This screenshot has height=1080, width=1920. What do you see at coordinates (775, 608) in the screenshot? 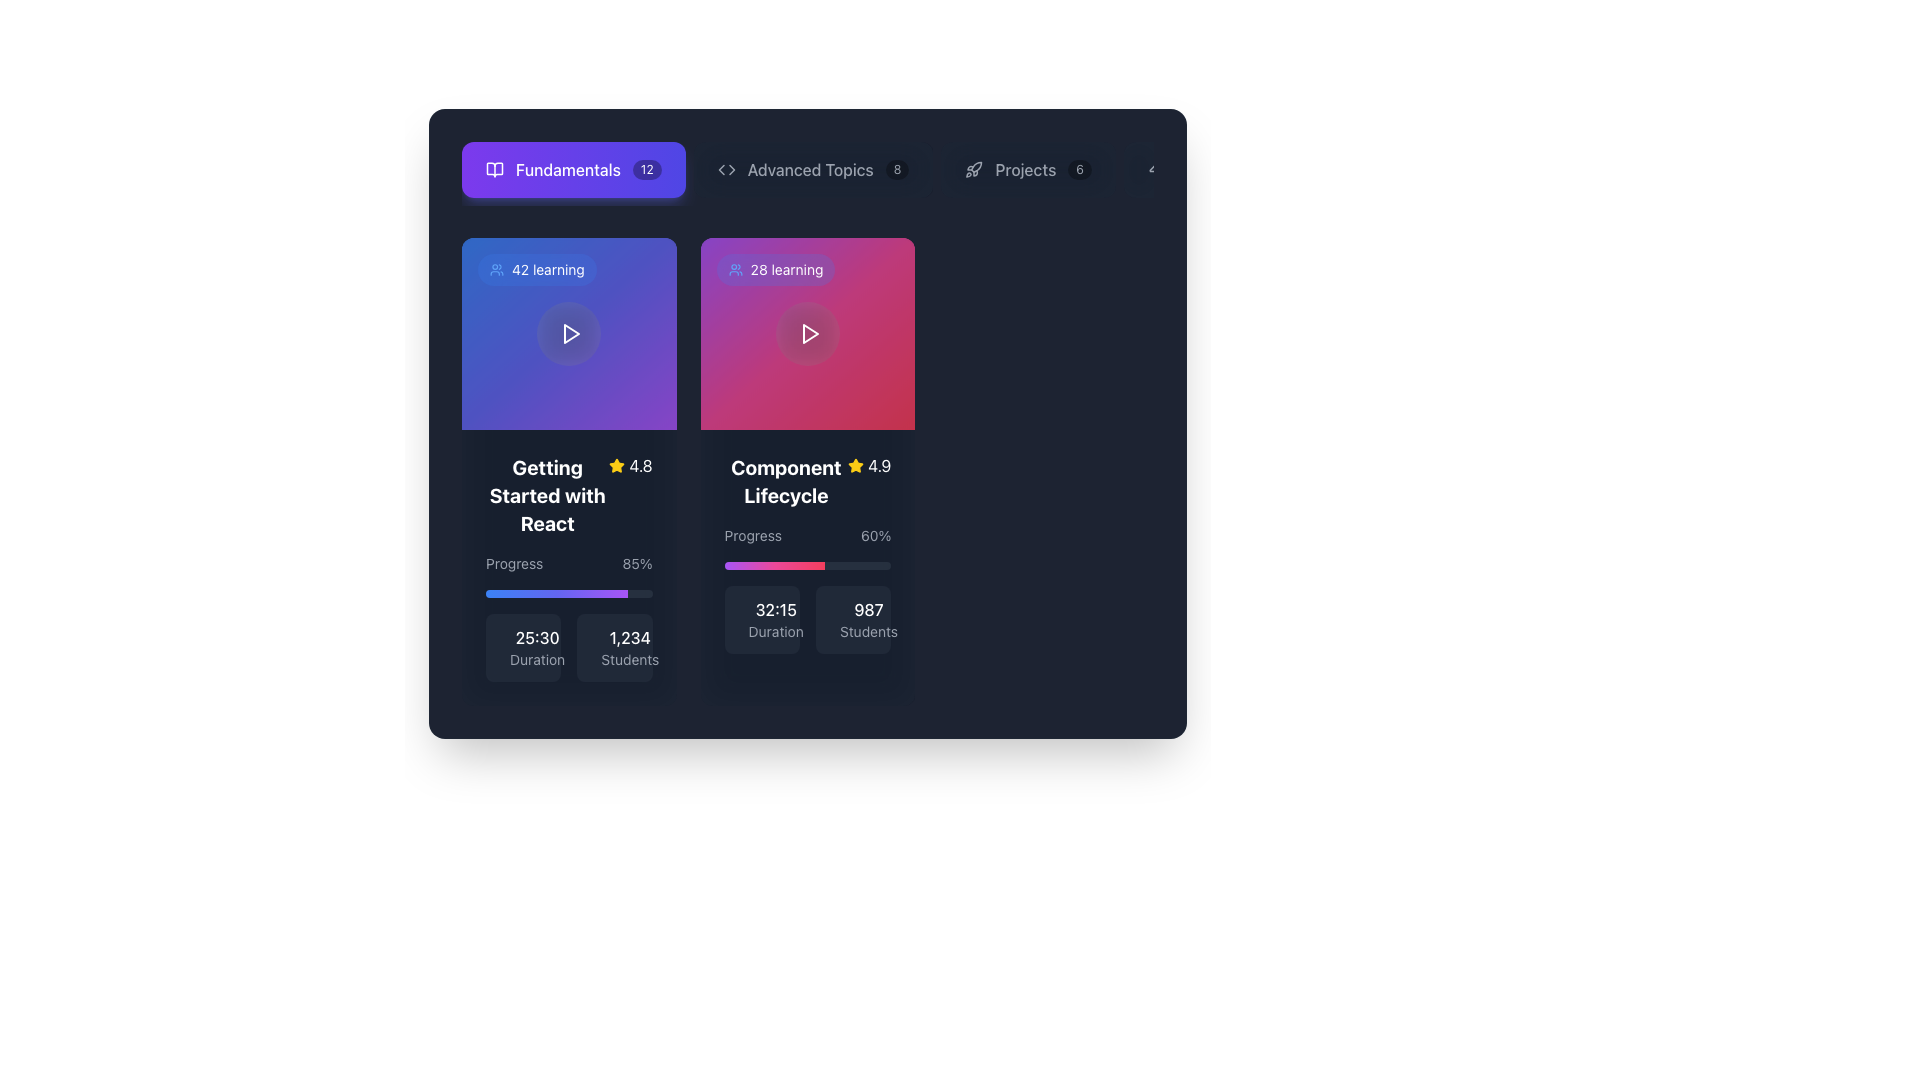
I see `the Label displaying '32:15' which is styled in white font and is located within the 'Component Lifecycle' card in the second column of the grid layout` at bounding box center [775, 608].